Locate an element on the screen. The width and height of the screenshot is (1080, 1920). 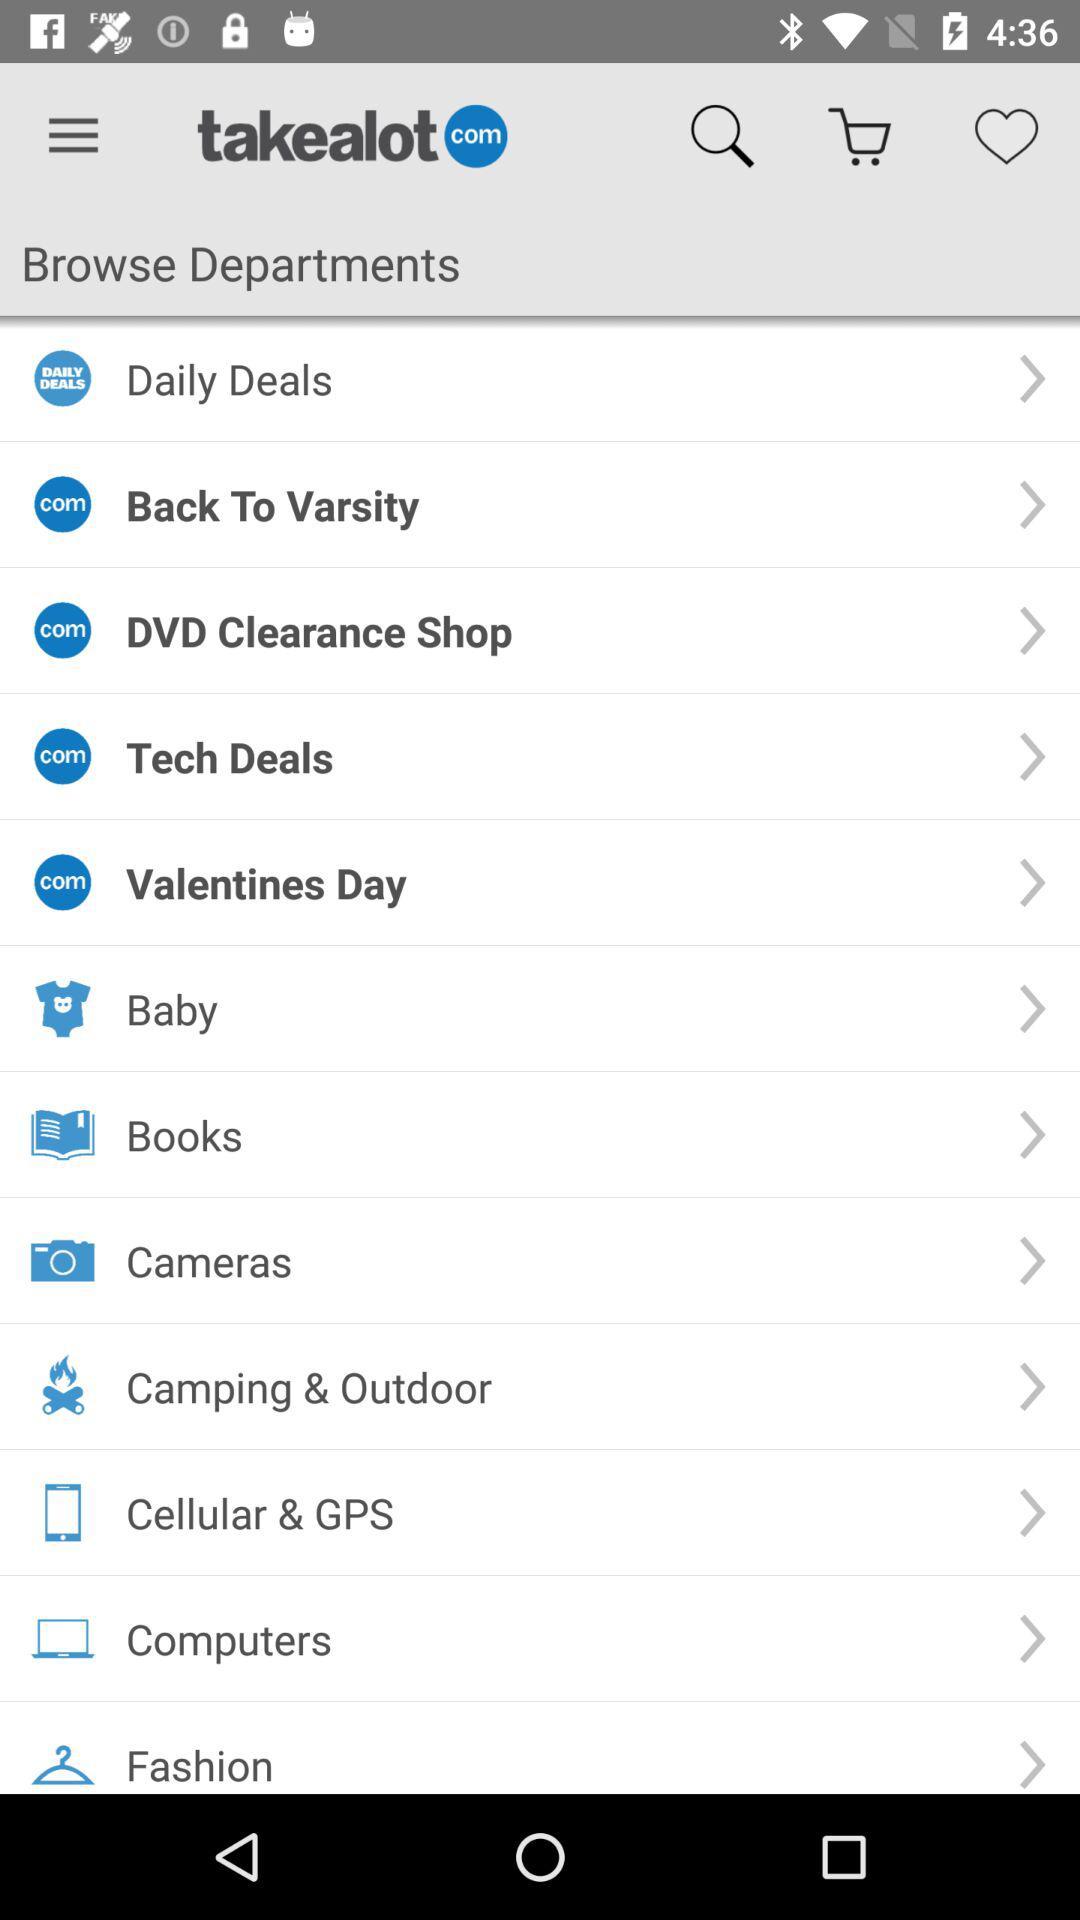
the cameras item is located at coordinates (555, 1259).